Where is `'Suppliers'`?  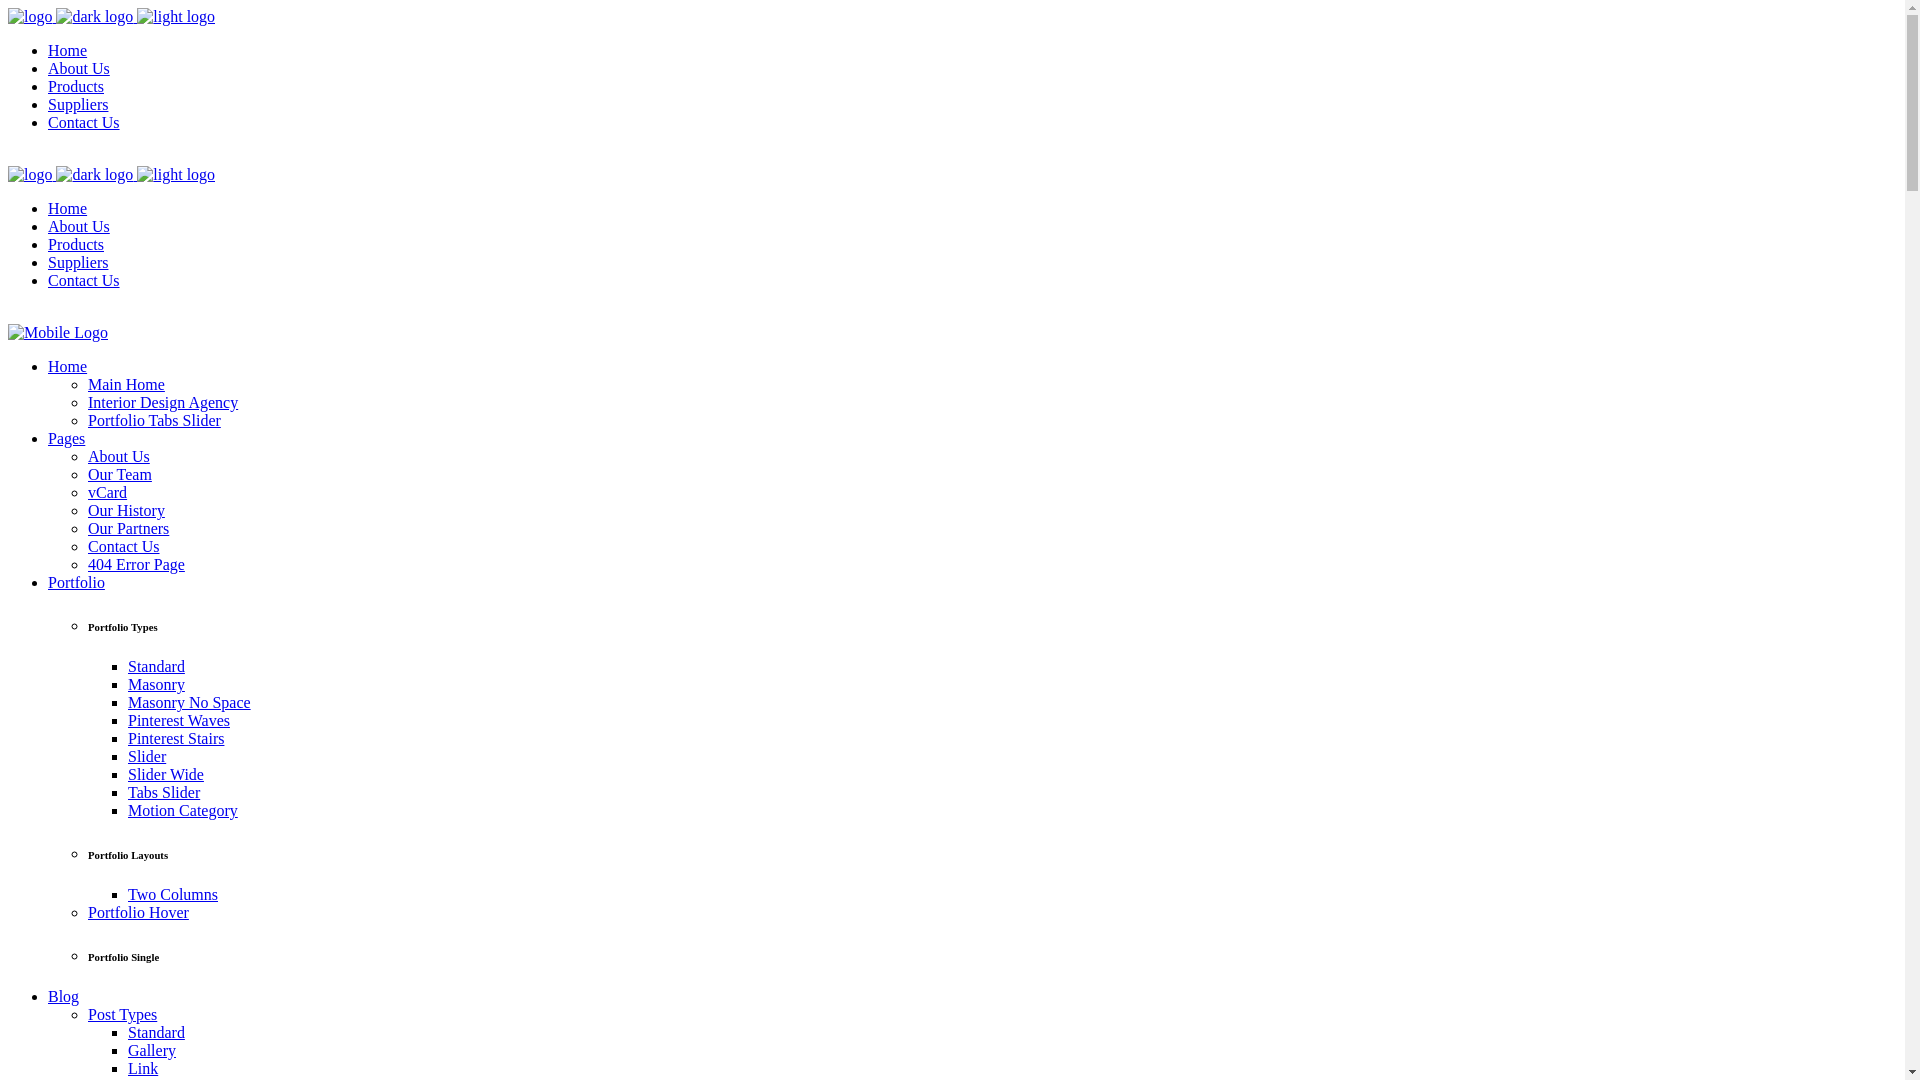
'Suppliers' is located at coordinates (77, 261).